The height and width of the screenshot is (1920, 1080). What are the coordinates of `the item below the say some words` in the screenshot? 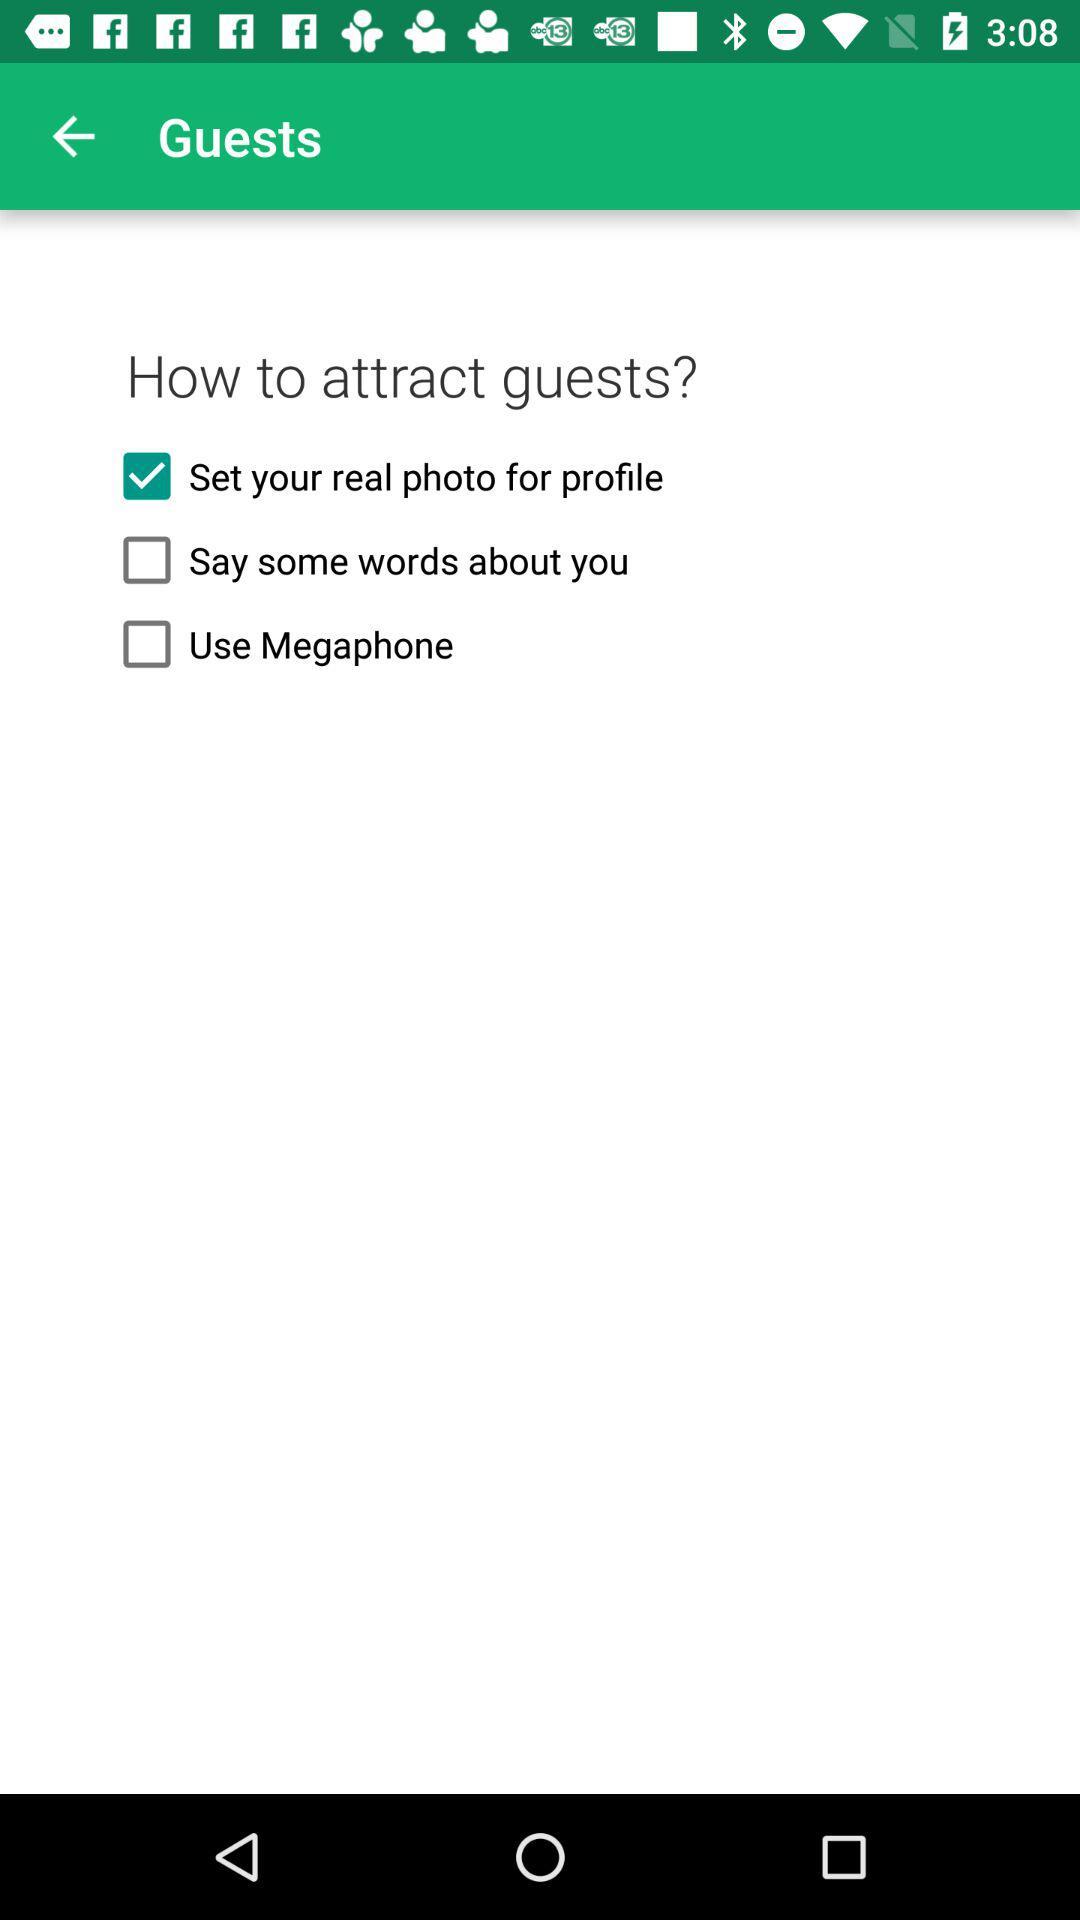 It's located at (540, 644).